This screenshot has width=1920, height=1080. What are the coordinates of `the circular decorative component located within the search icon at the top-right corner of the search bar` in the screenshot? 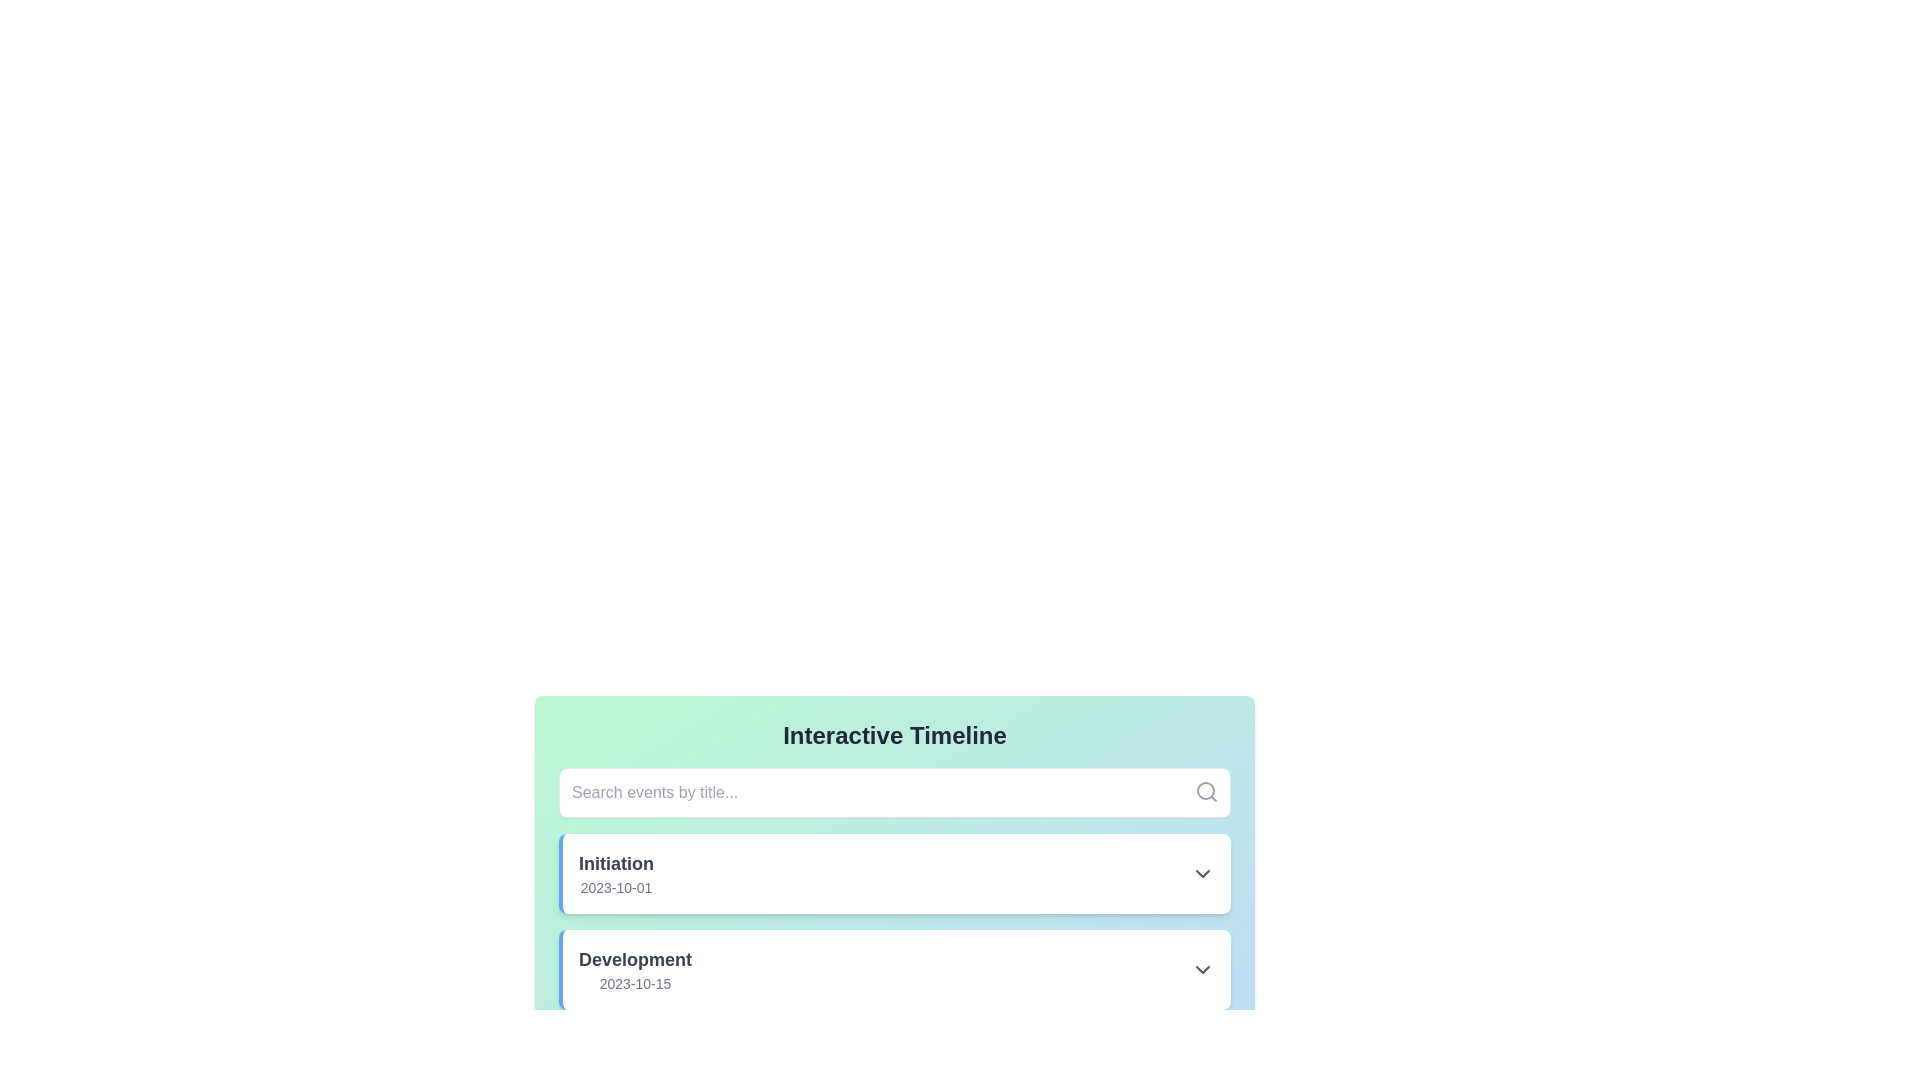 It's located at (1204, 789).